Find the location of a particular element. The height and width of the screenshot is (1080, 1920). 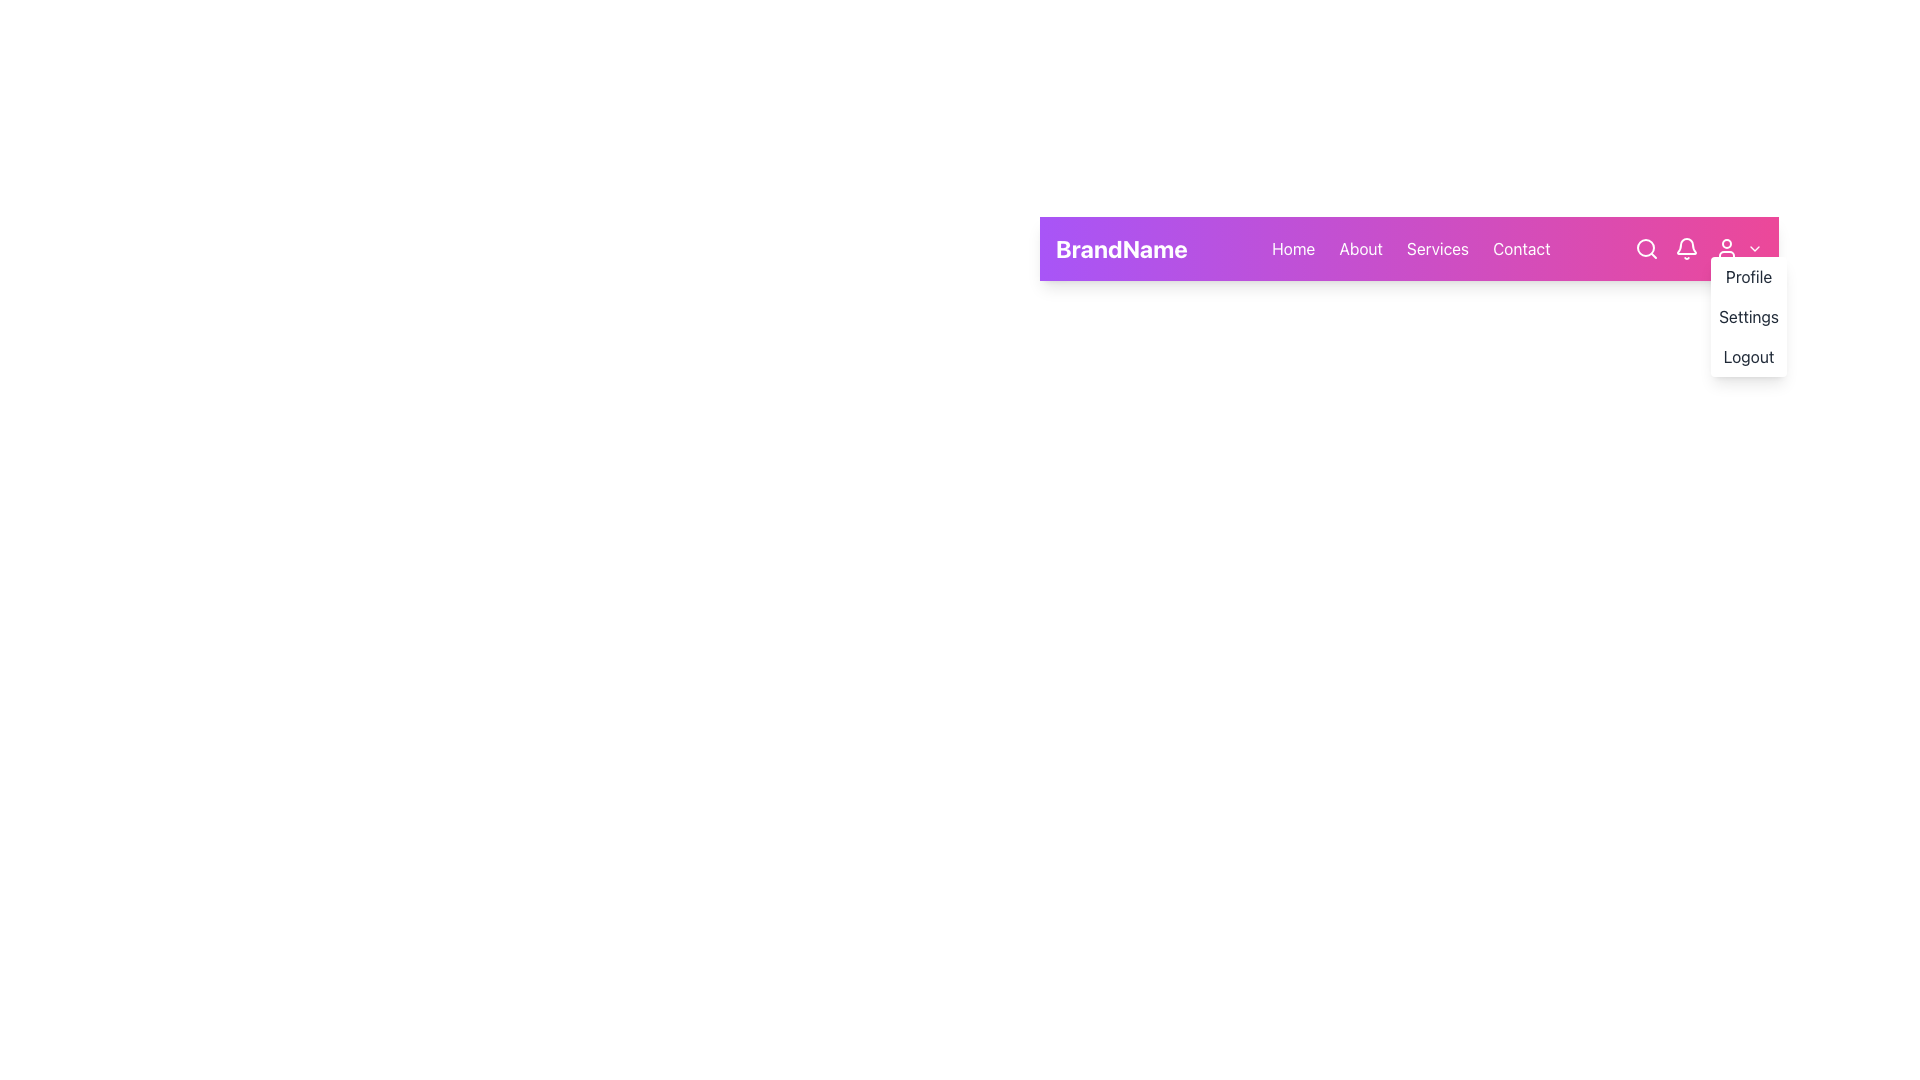

the 'About' hyperlink in the navigation bar to underline the text, which is styled in white font against a purple gradient background is located at coordinates (1360, 248).